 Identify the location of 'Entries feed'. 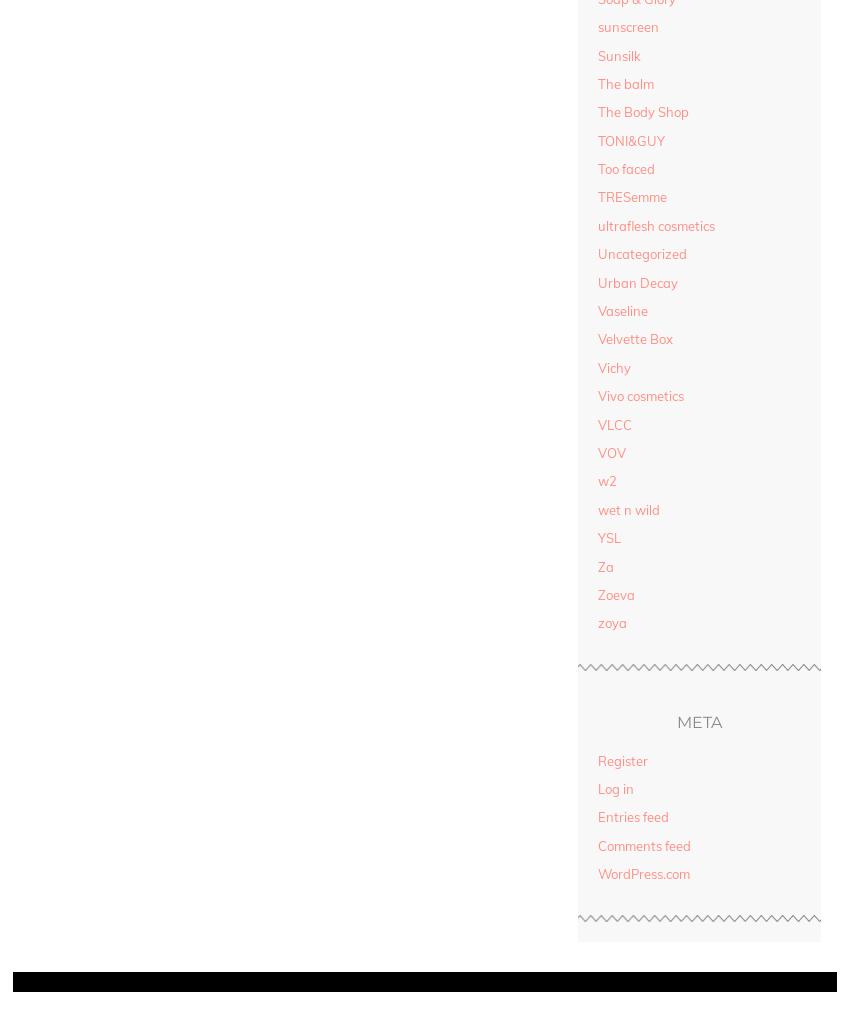
(632, 816).